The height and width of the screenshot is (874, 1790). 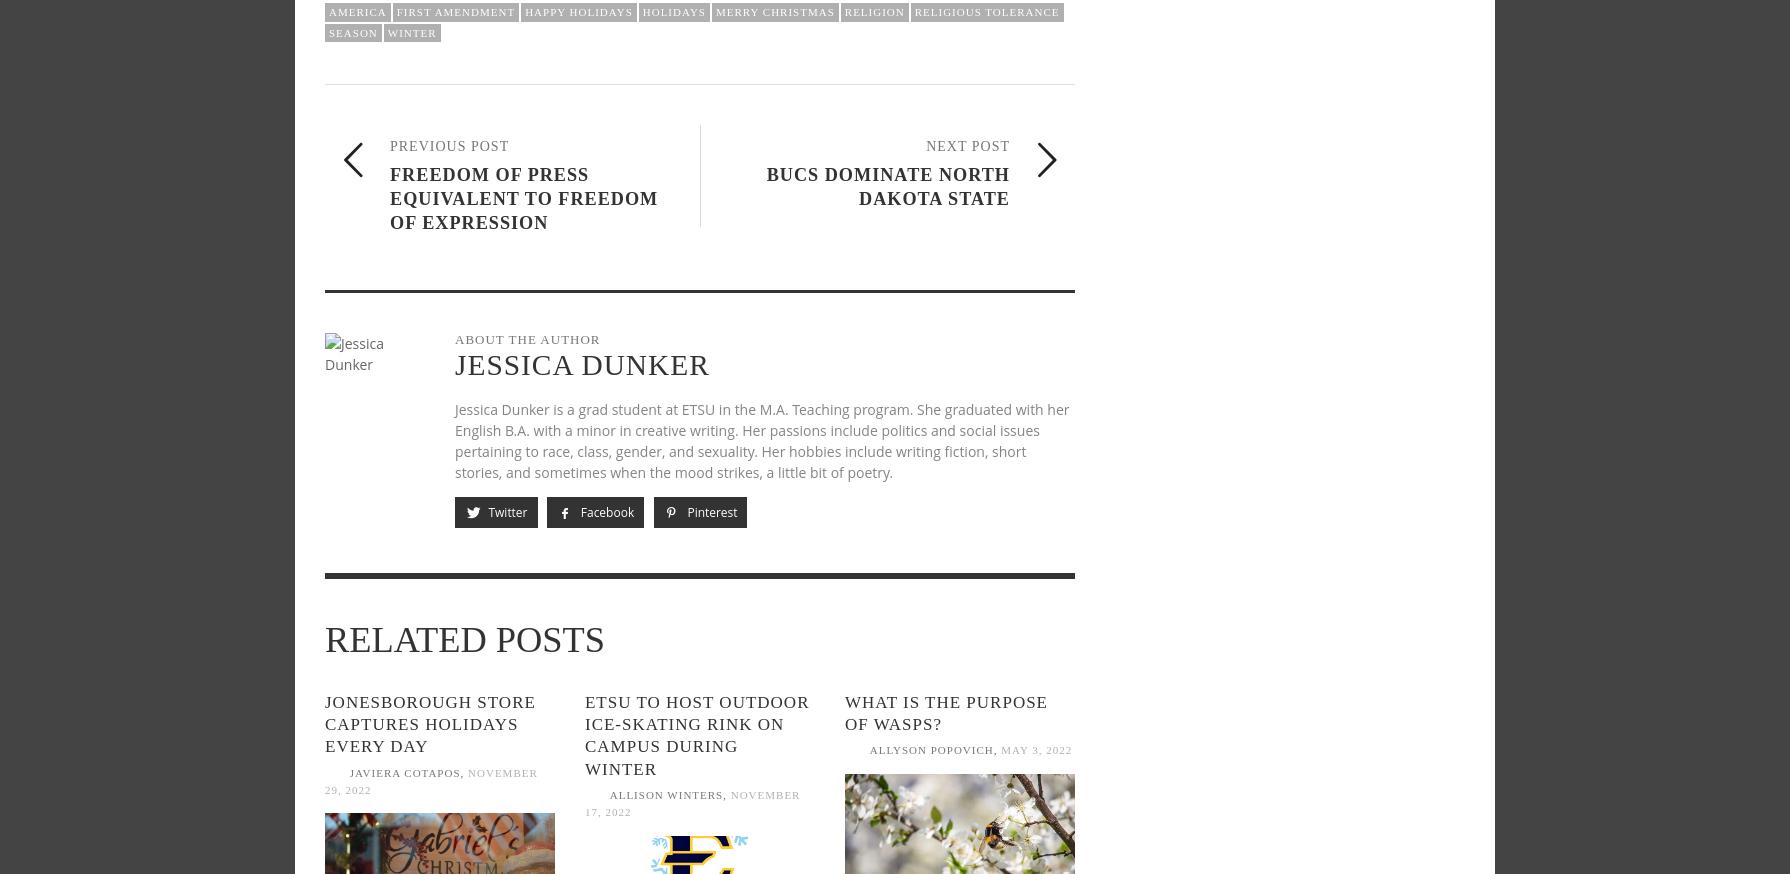 I want to click on 'season', so click(x=352, y=30).